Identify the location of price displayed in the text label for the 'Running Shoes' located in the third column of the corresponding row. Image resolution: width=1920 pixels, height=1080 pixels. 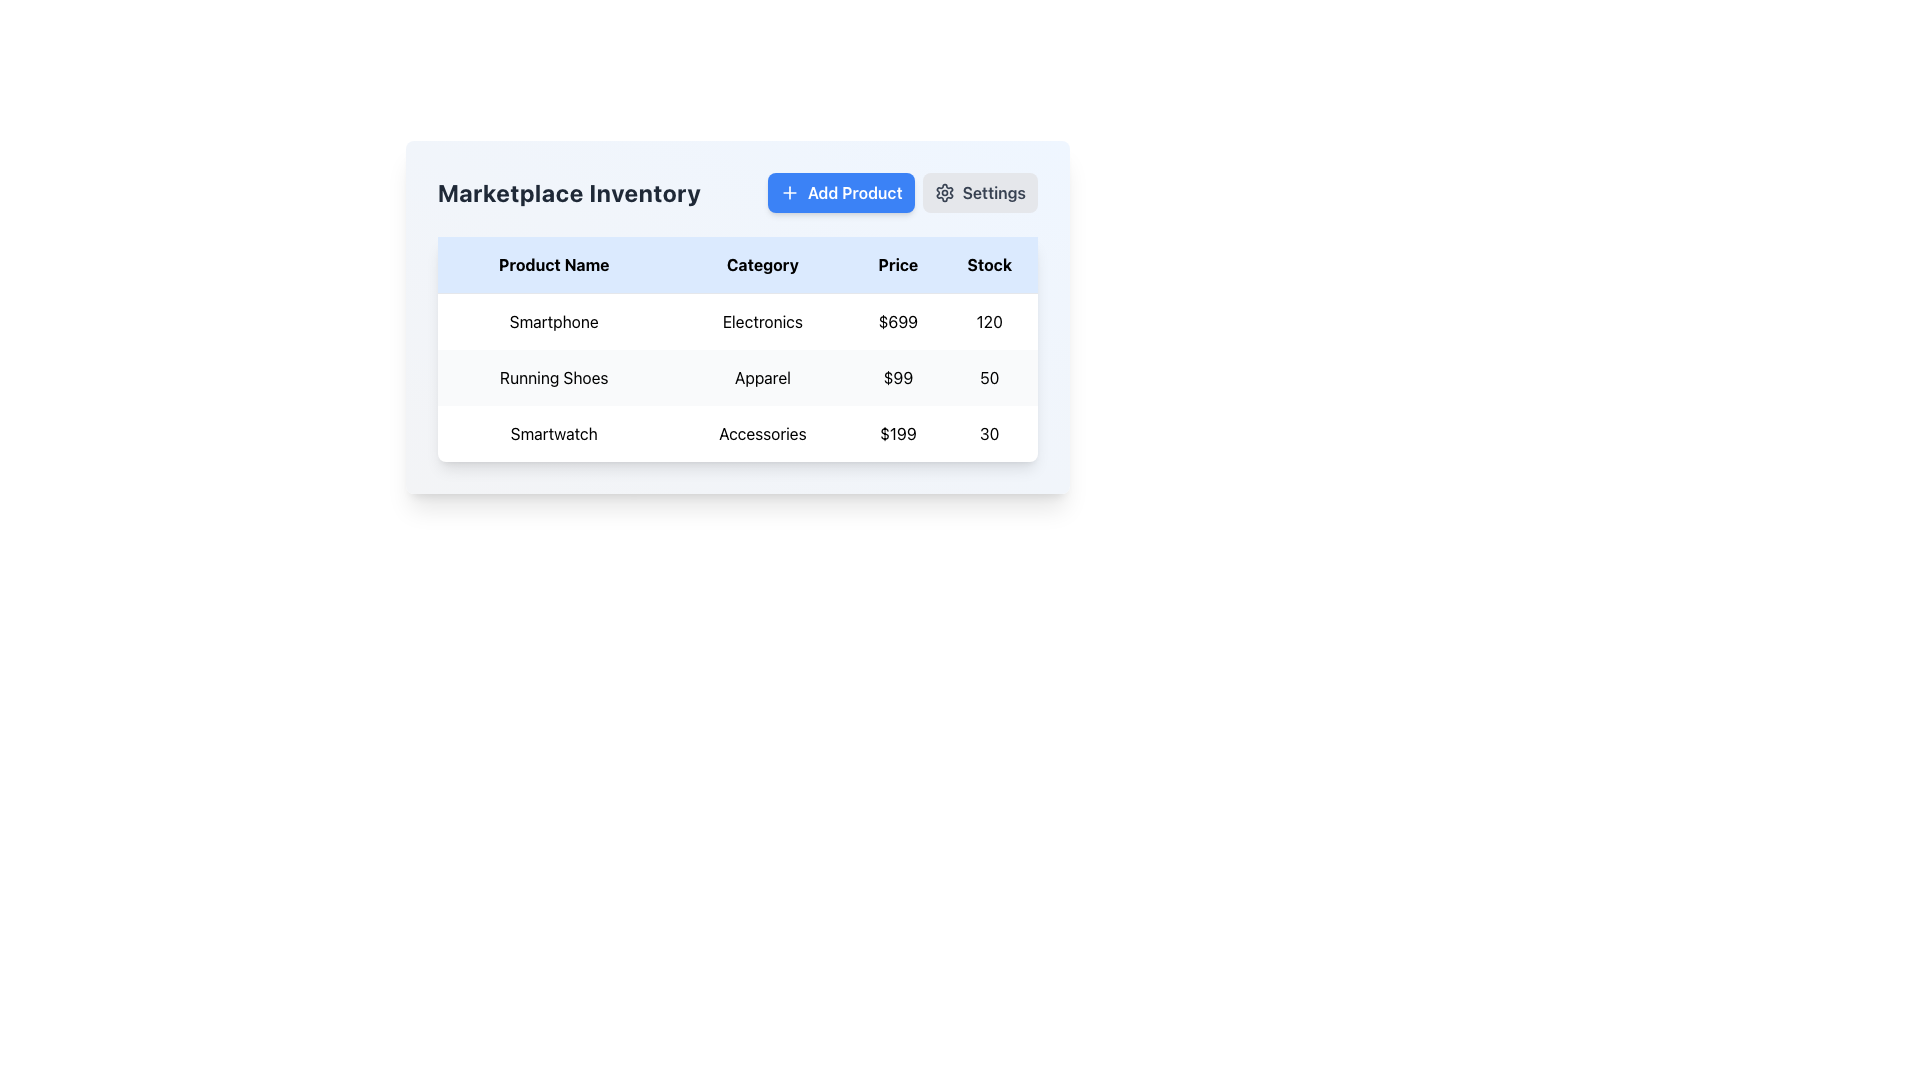
(897, 378).